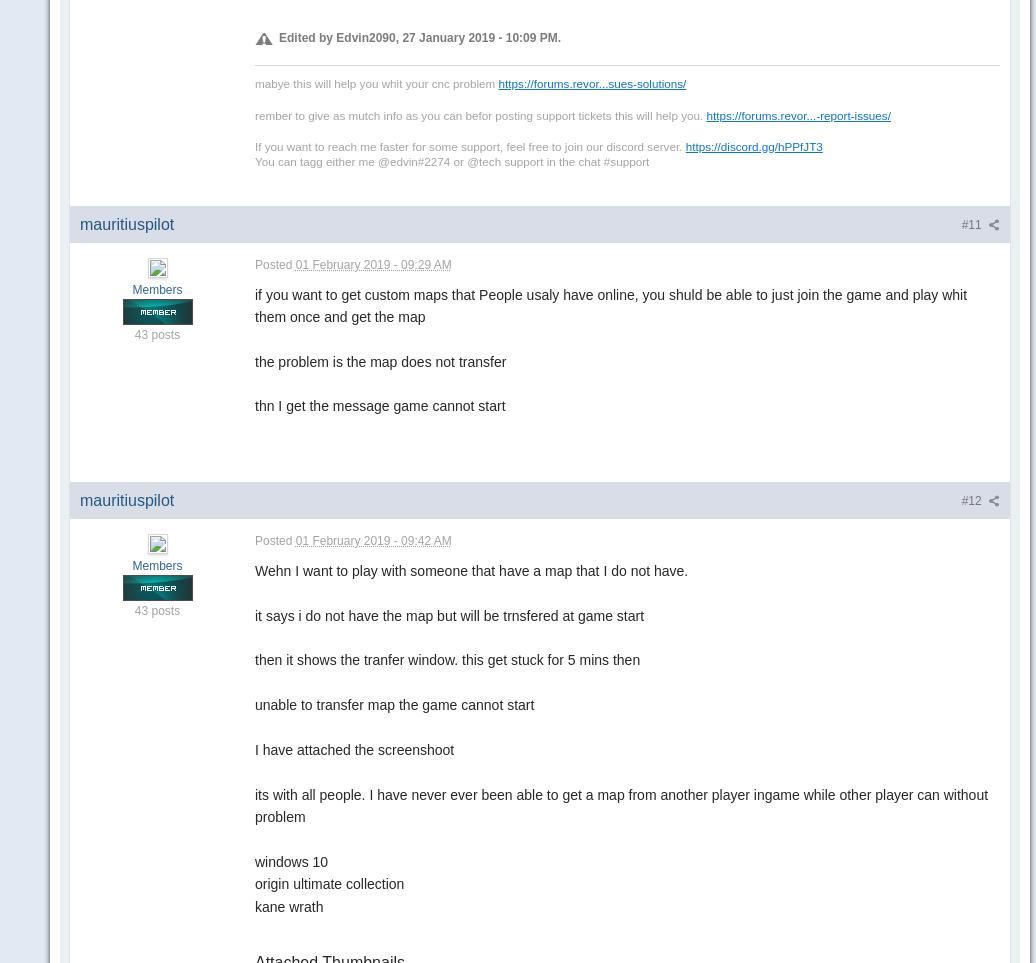 The height and width of the screenshot is (963, 1036). I want to click on '#11', so click(960, 223).